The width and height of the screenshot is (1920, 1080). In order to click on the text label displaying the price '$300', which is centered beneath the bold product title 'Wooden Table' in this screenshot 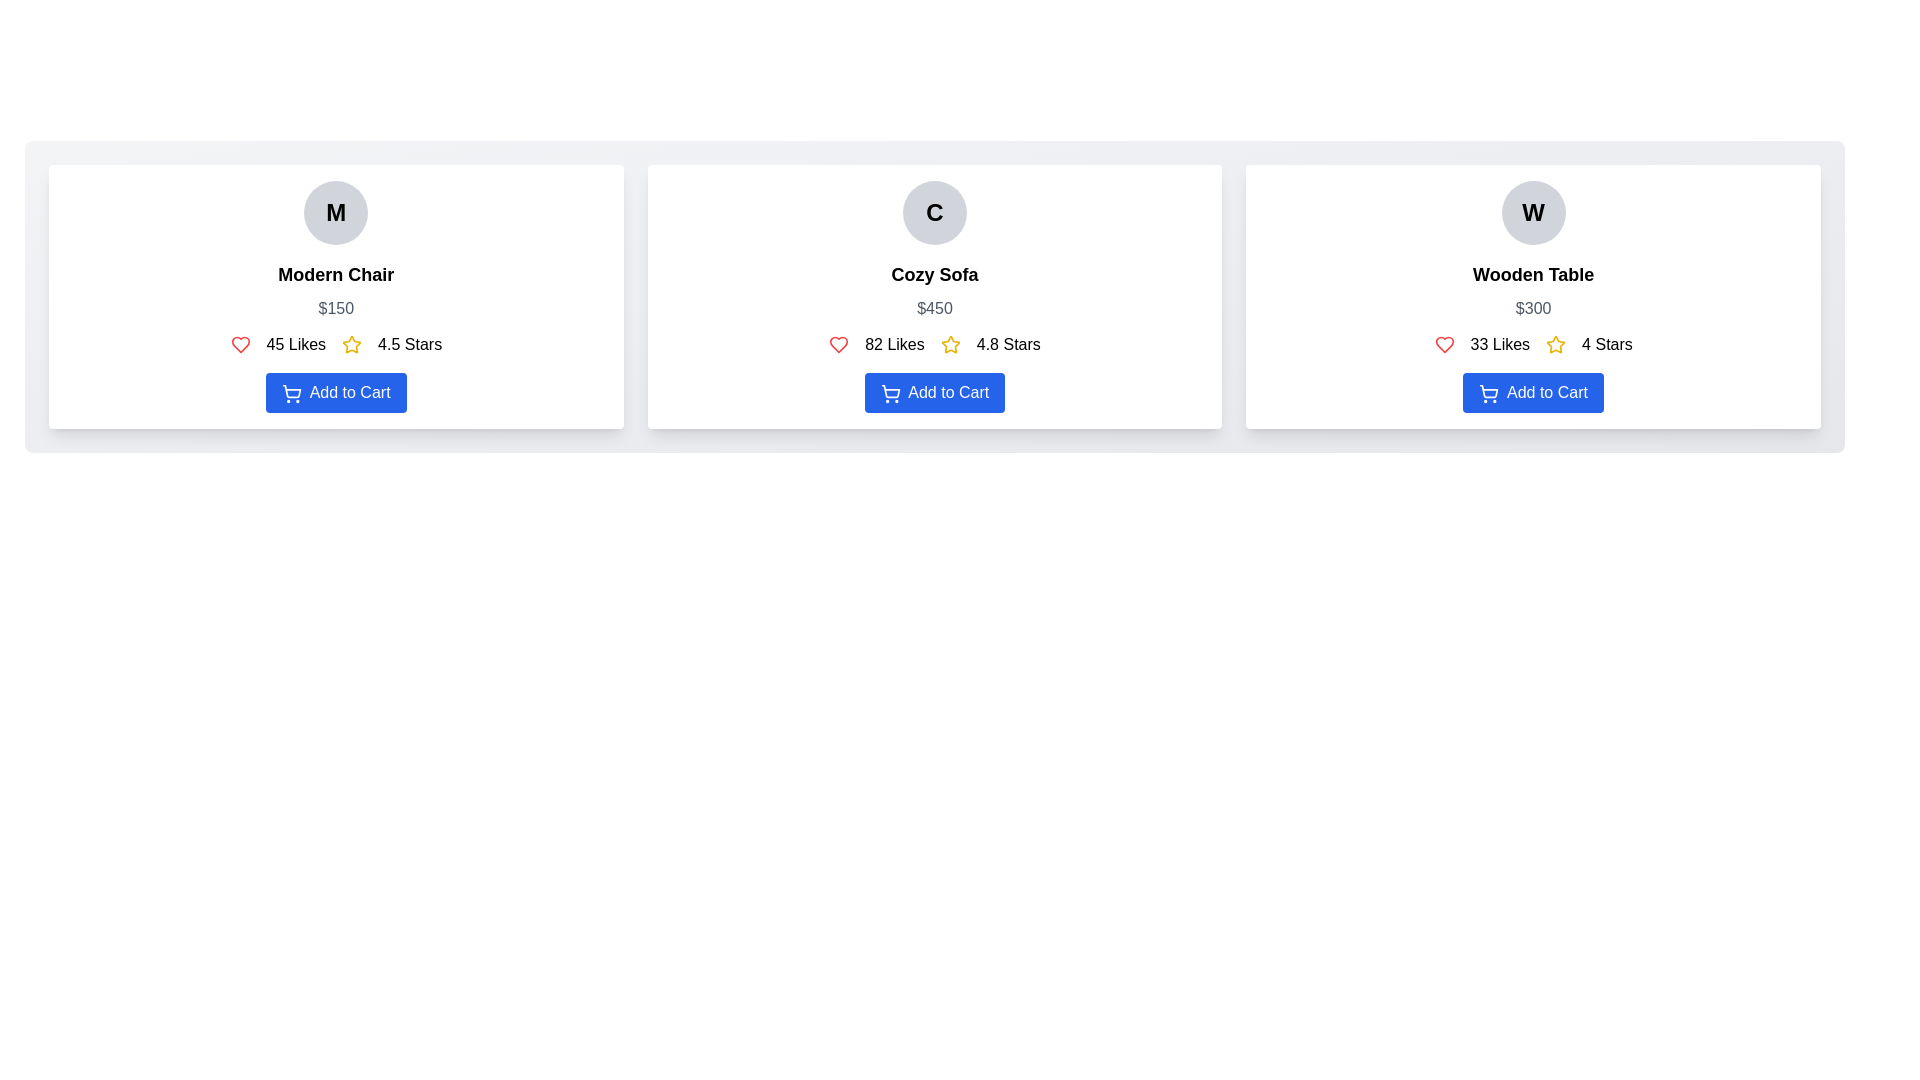, I will do `click(1532, 308)`.